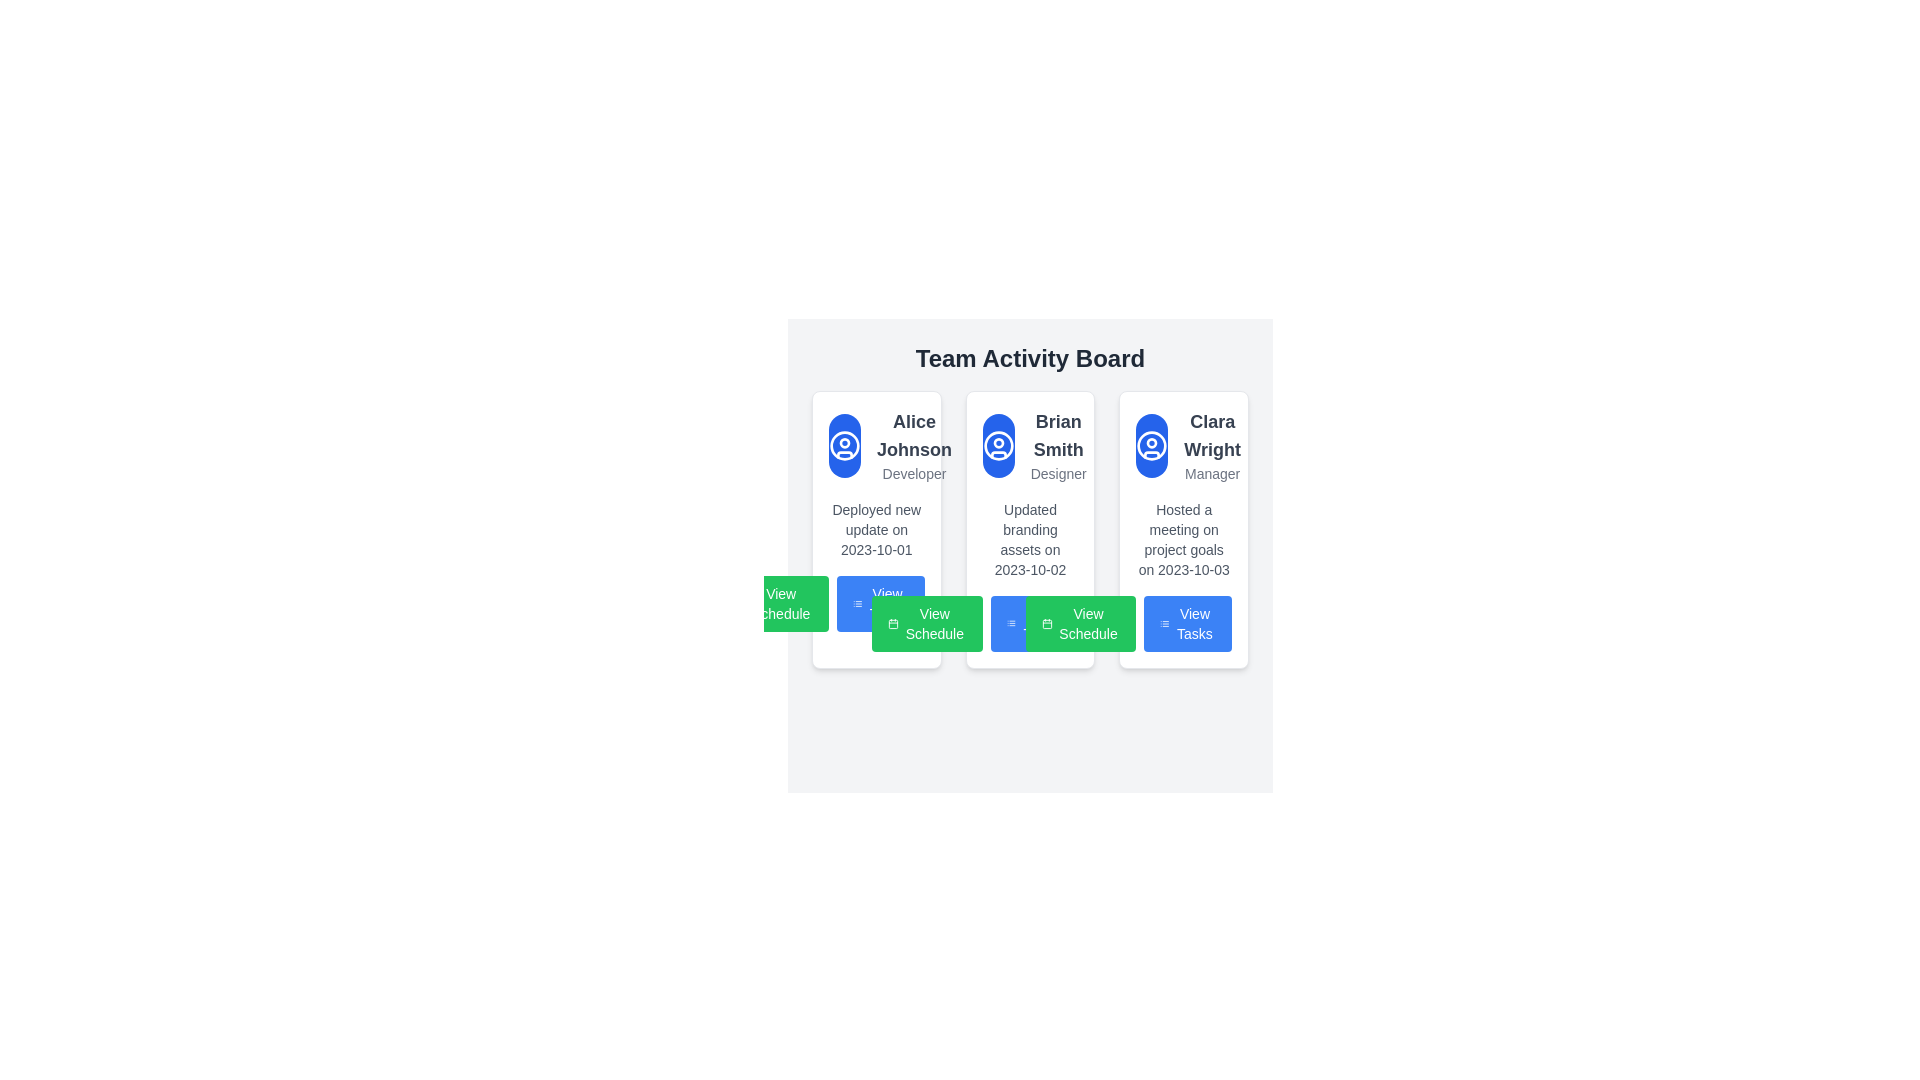  What do you see at coordinates (892, 623) in the screenshot?
I see `the calendar icon located on the left side of the 'View Schedule' button` at bounding box center [892, 623].